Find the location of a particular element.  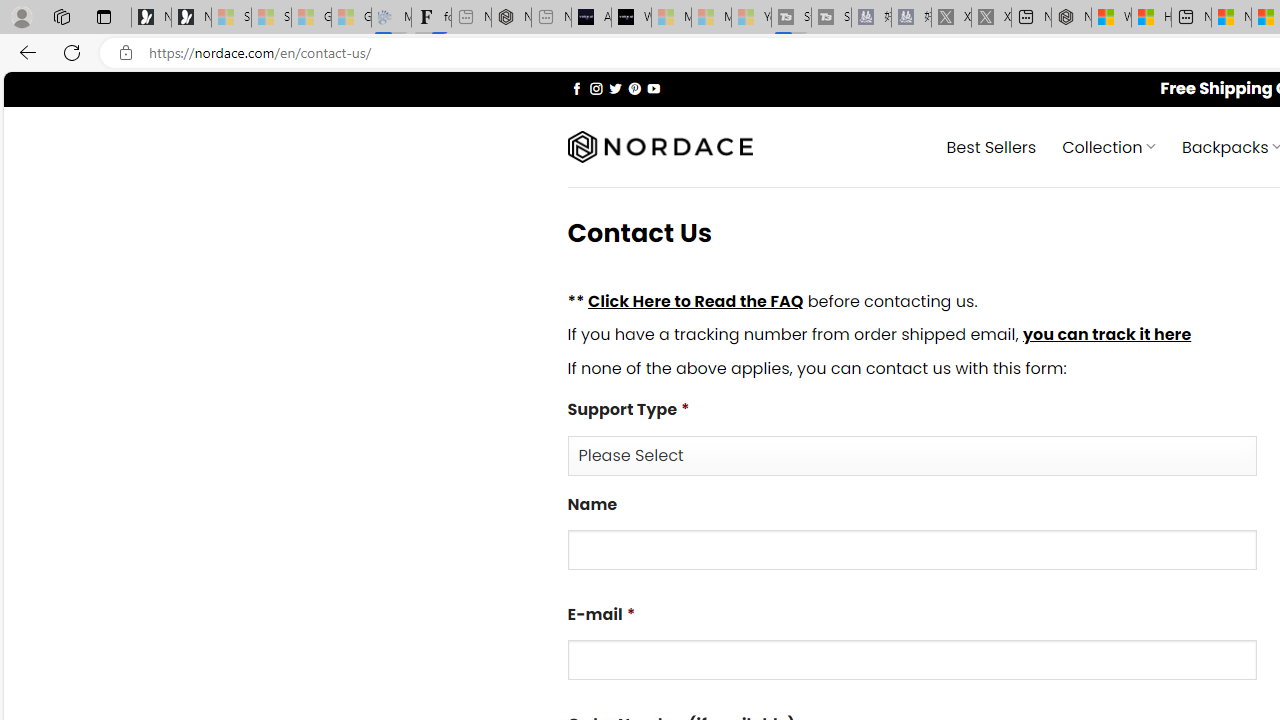

'Back' is located at coordinates (24, 51).